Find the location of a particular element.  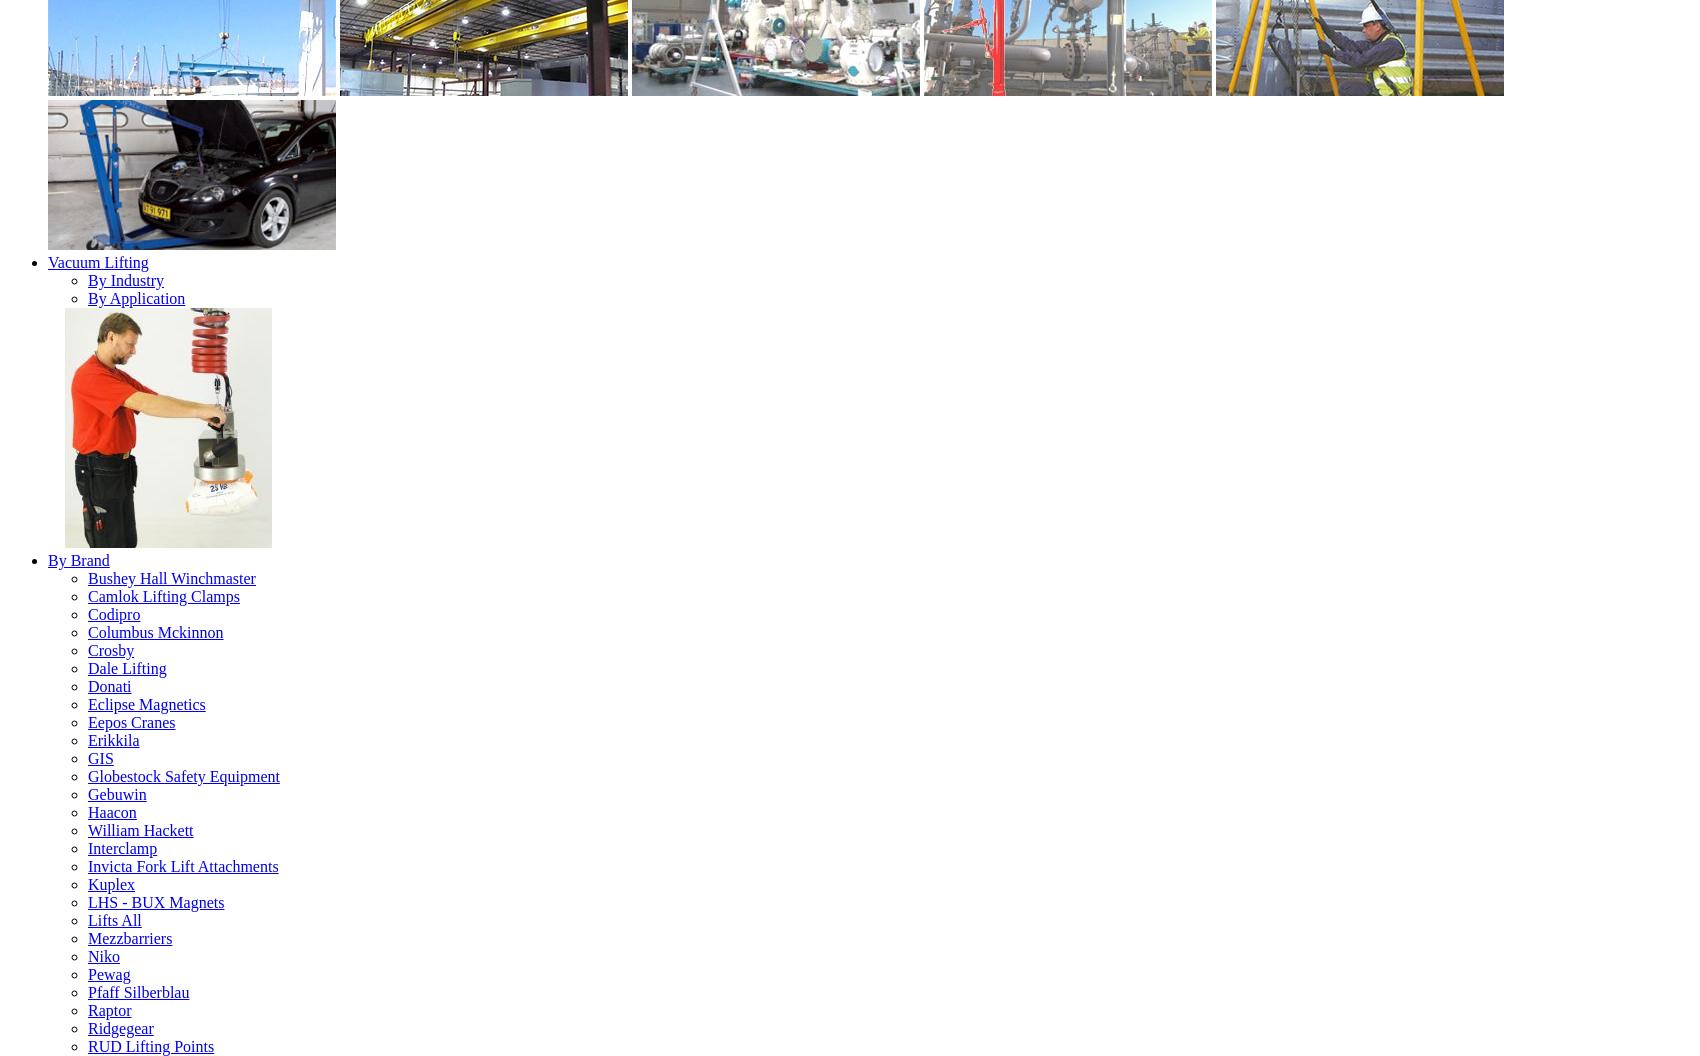

'By Application' is located at coordinates (88, 297).